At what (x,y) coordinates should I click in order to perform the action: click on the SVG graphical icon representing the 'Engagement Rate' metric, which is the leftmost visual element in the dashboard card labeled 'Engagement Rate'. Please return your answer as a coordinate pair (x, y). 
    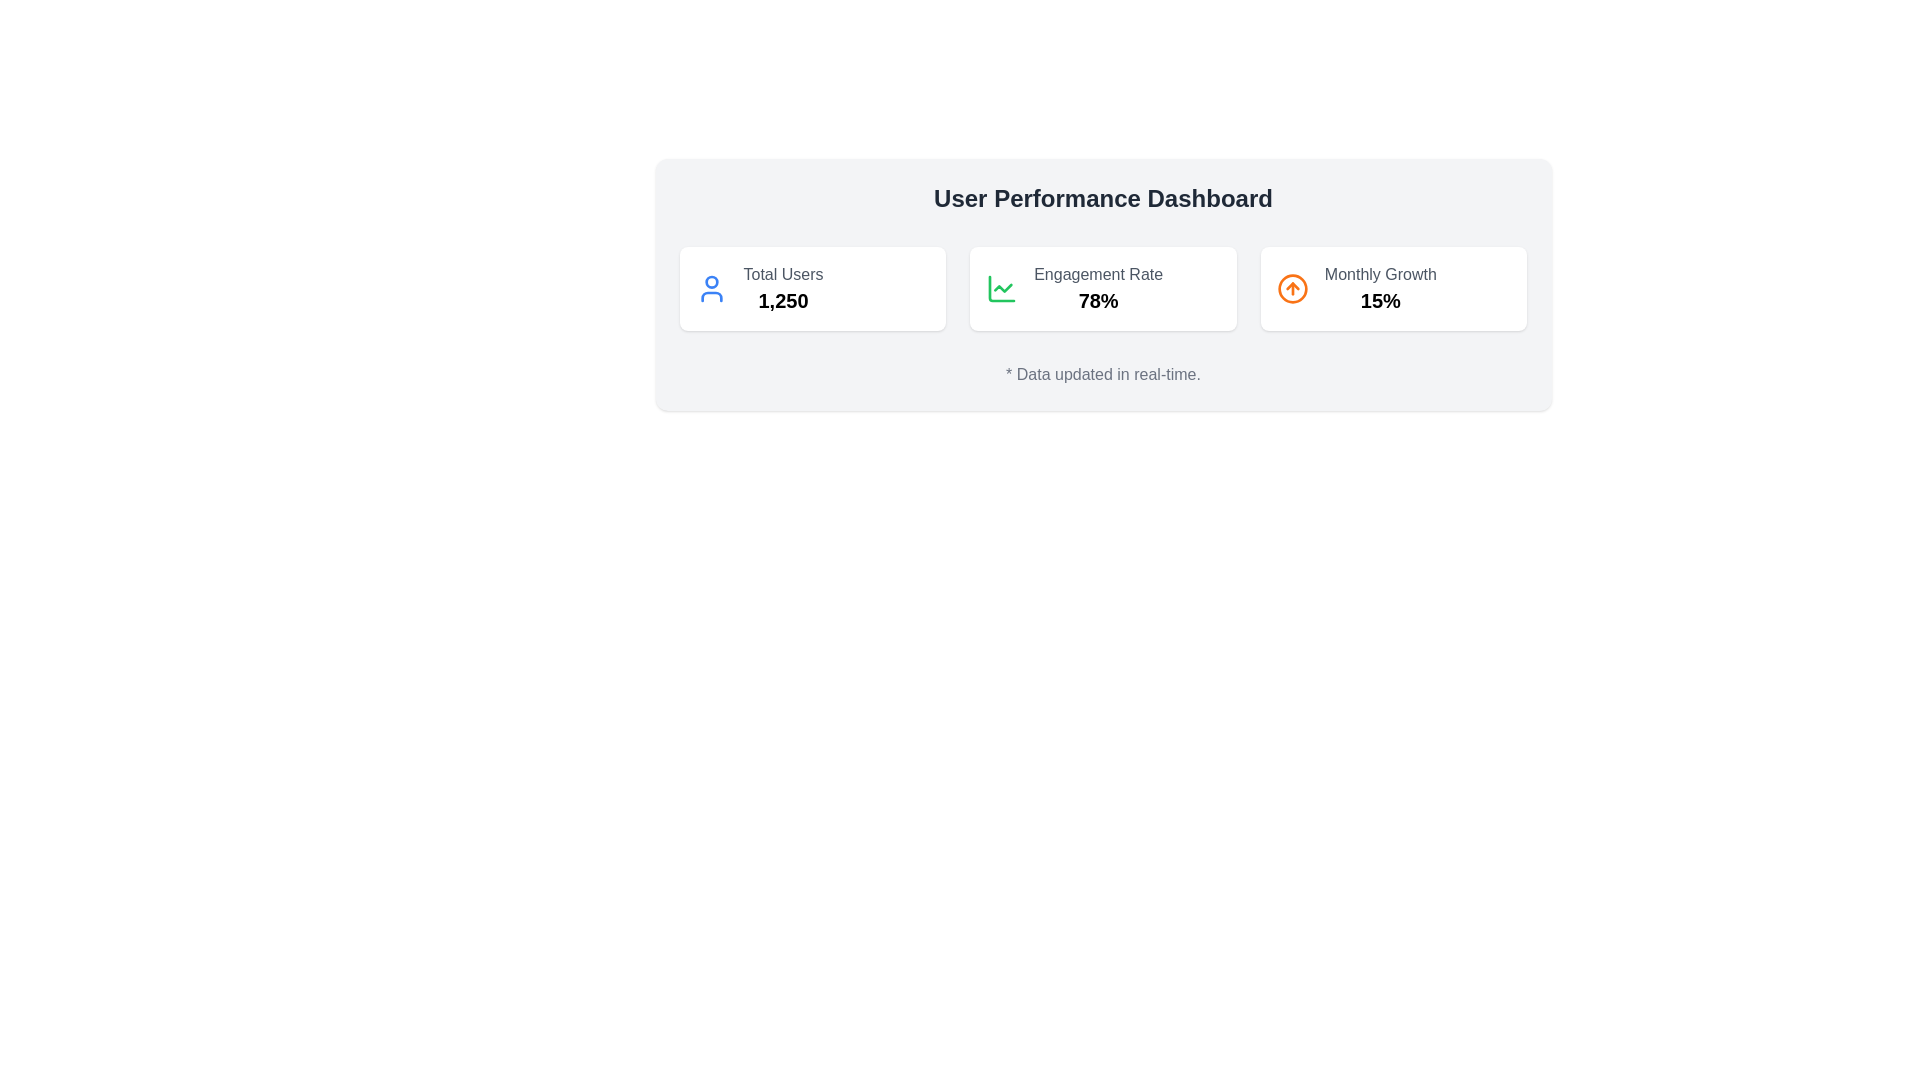
    Looking at the image, I should click on (1002, 289).